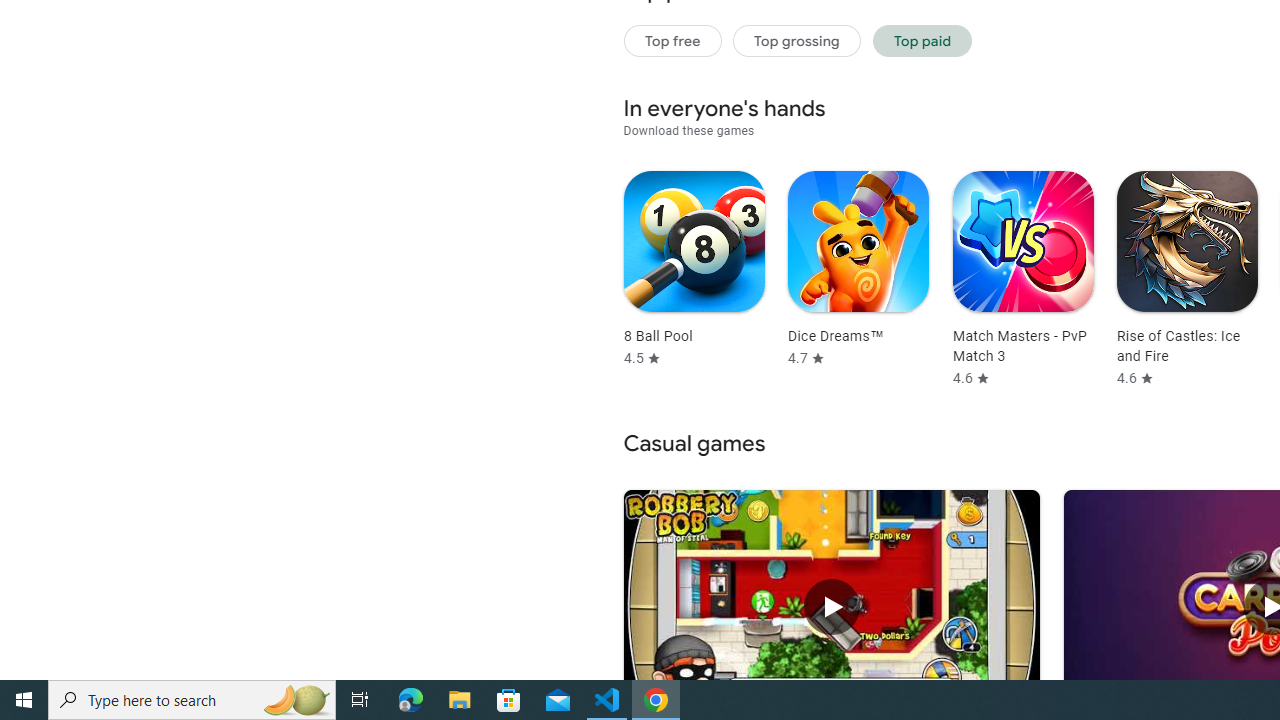 Image resolution: width=1280 pixels, height=720 pixels. I want to click on 'Top grossing', so click(796, 40).